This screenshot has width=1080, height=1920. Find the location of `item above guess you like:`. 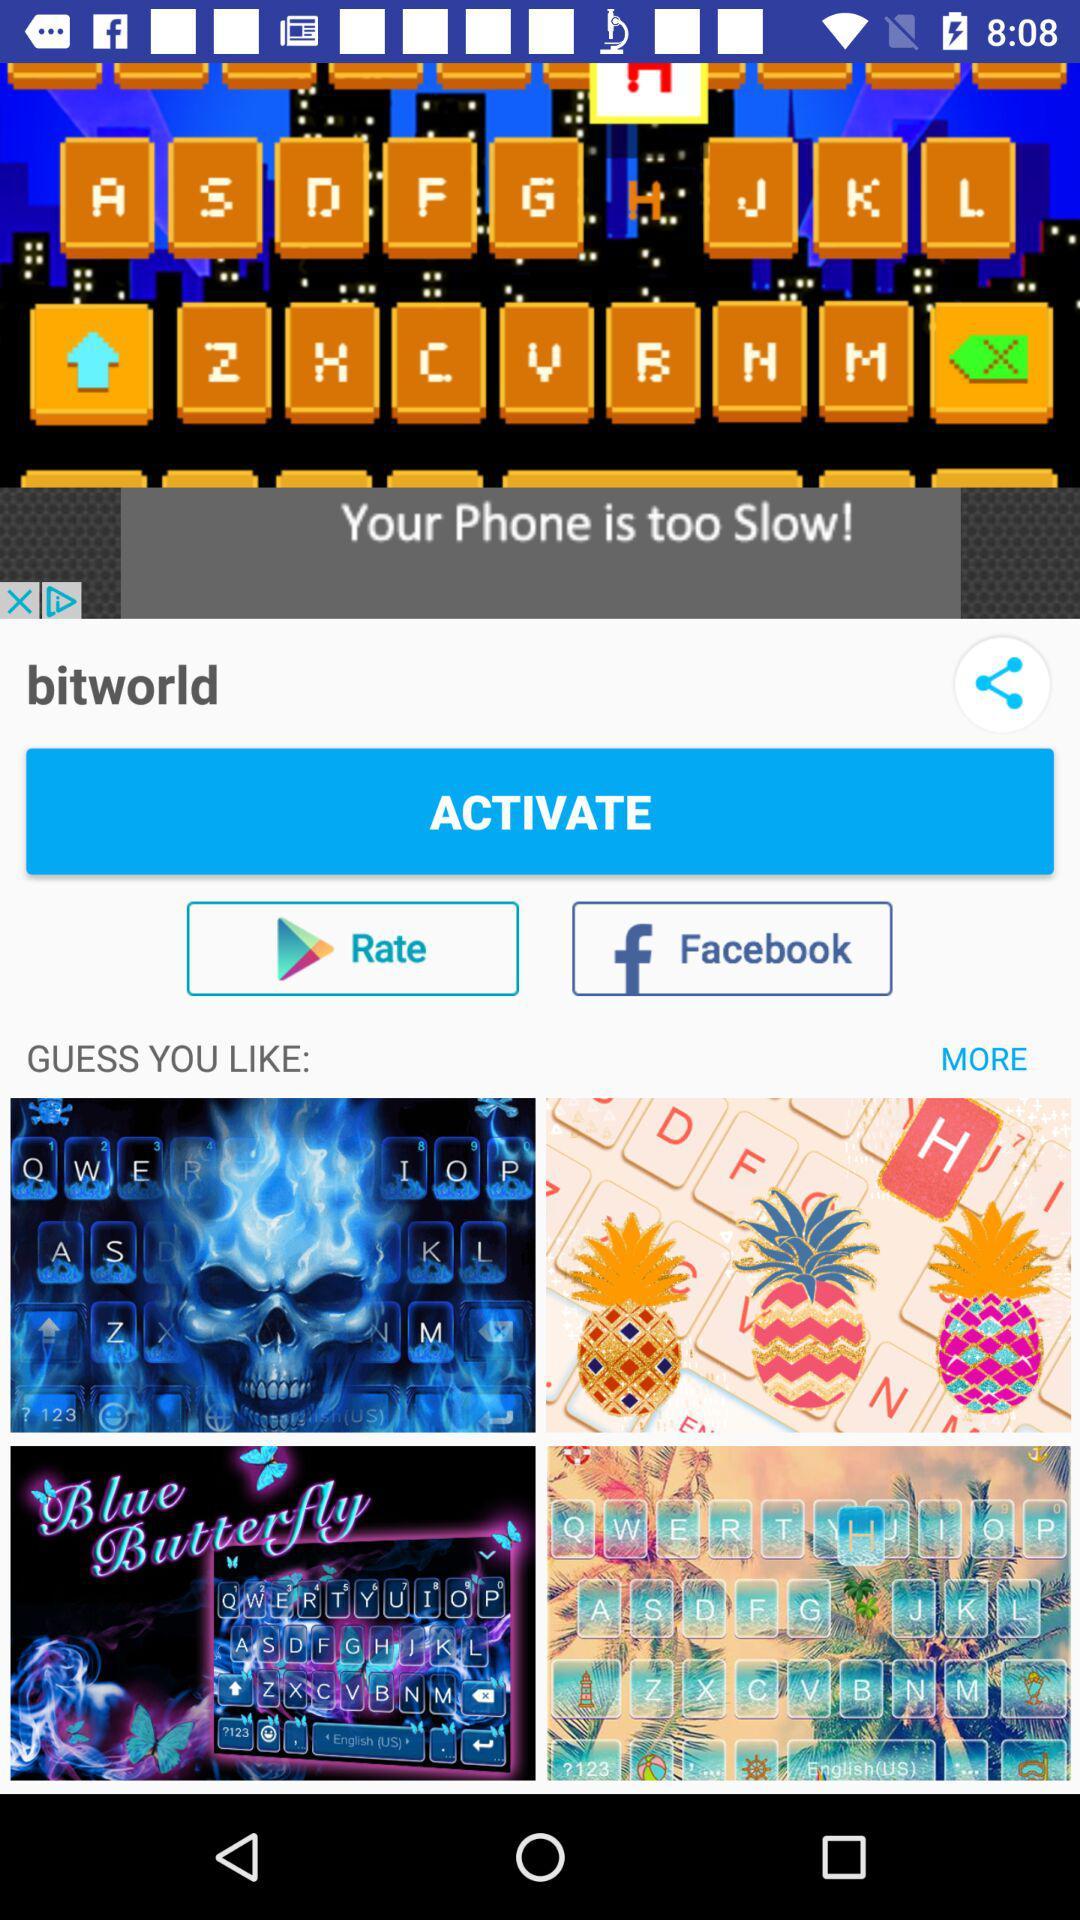

item above guess you like: is located at coordinates (351, 947).